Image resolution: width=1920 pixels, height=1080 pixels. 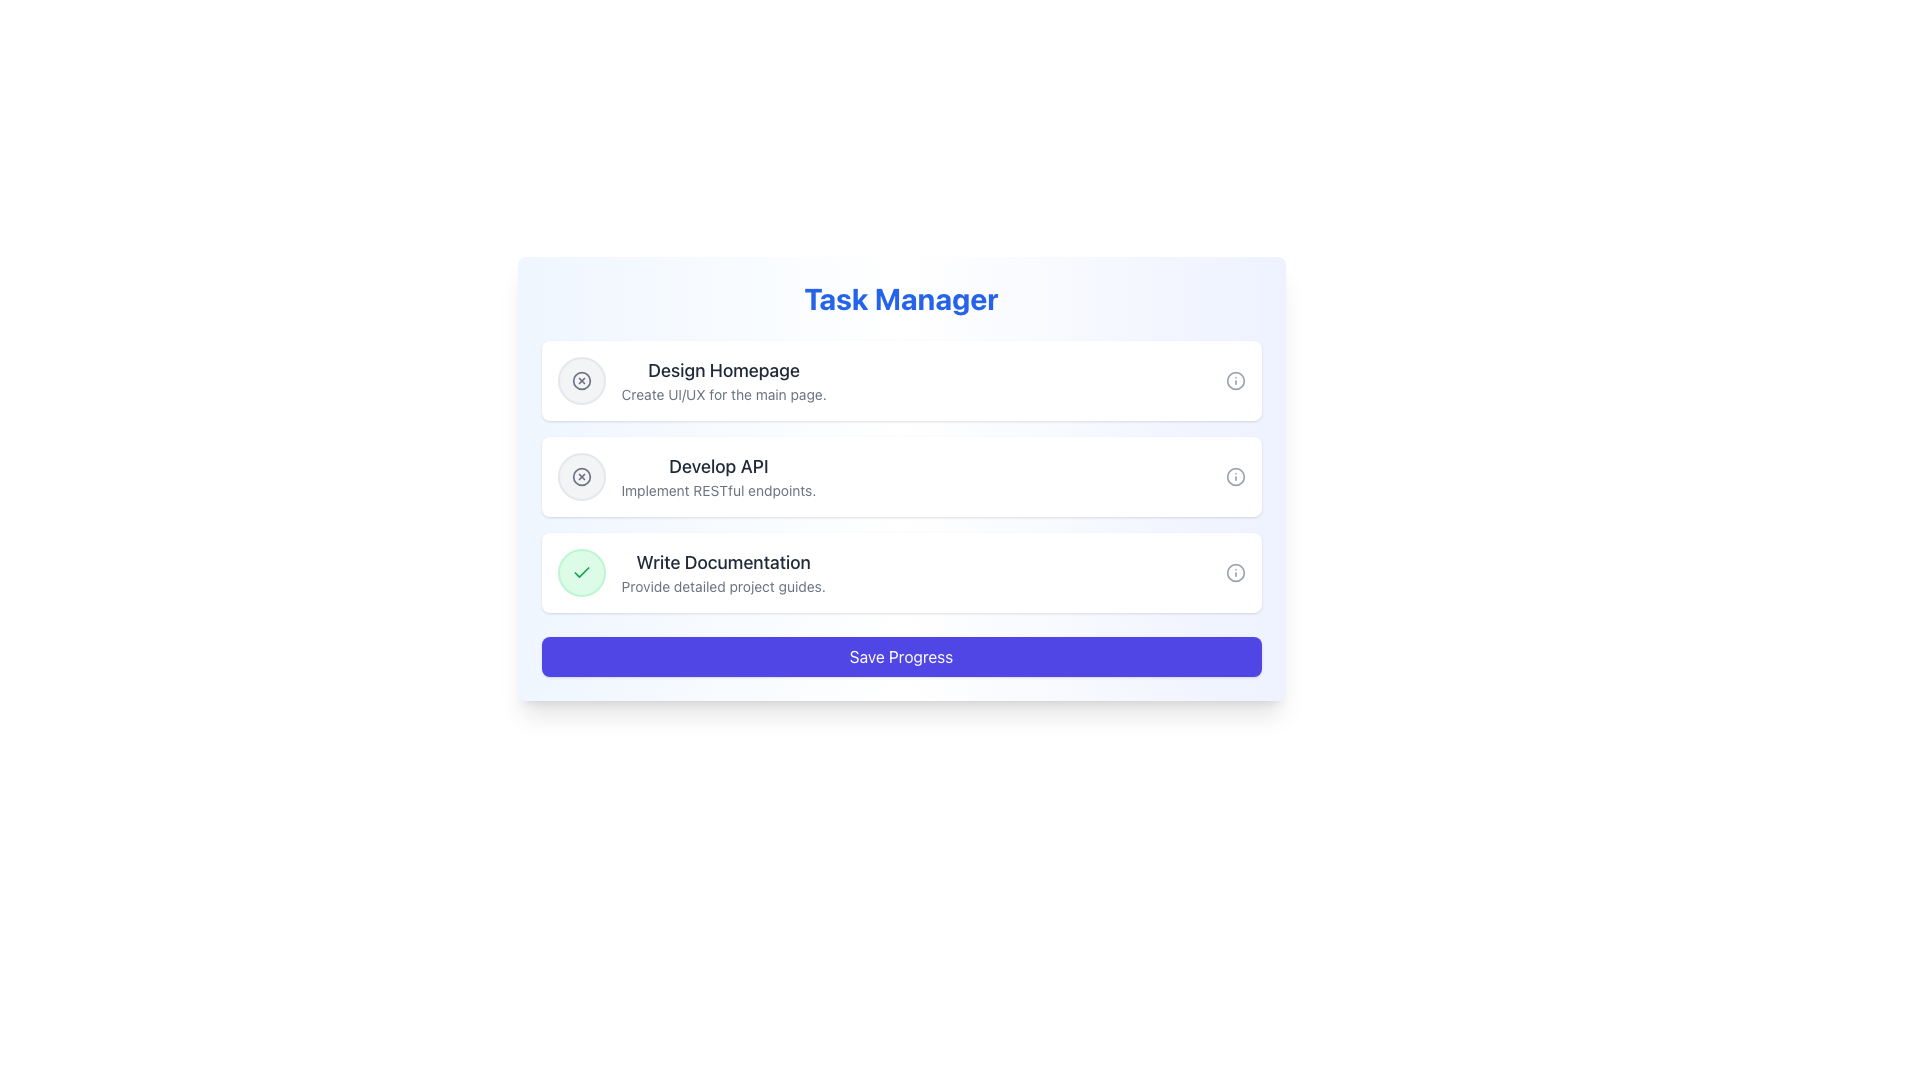 I want to click on the task item displaying 'Write Documentation' in the Task Manager, so click(x=691, y=573).